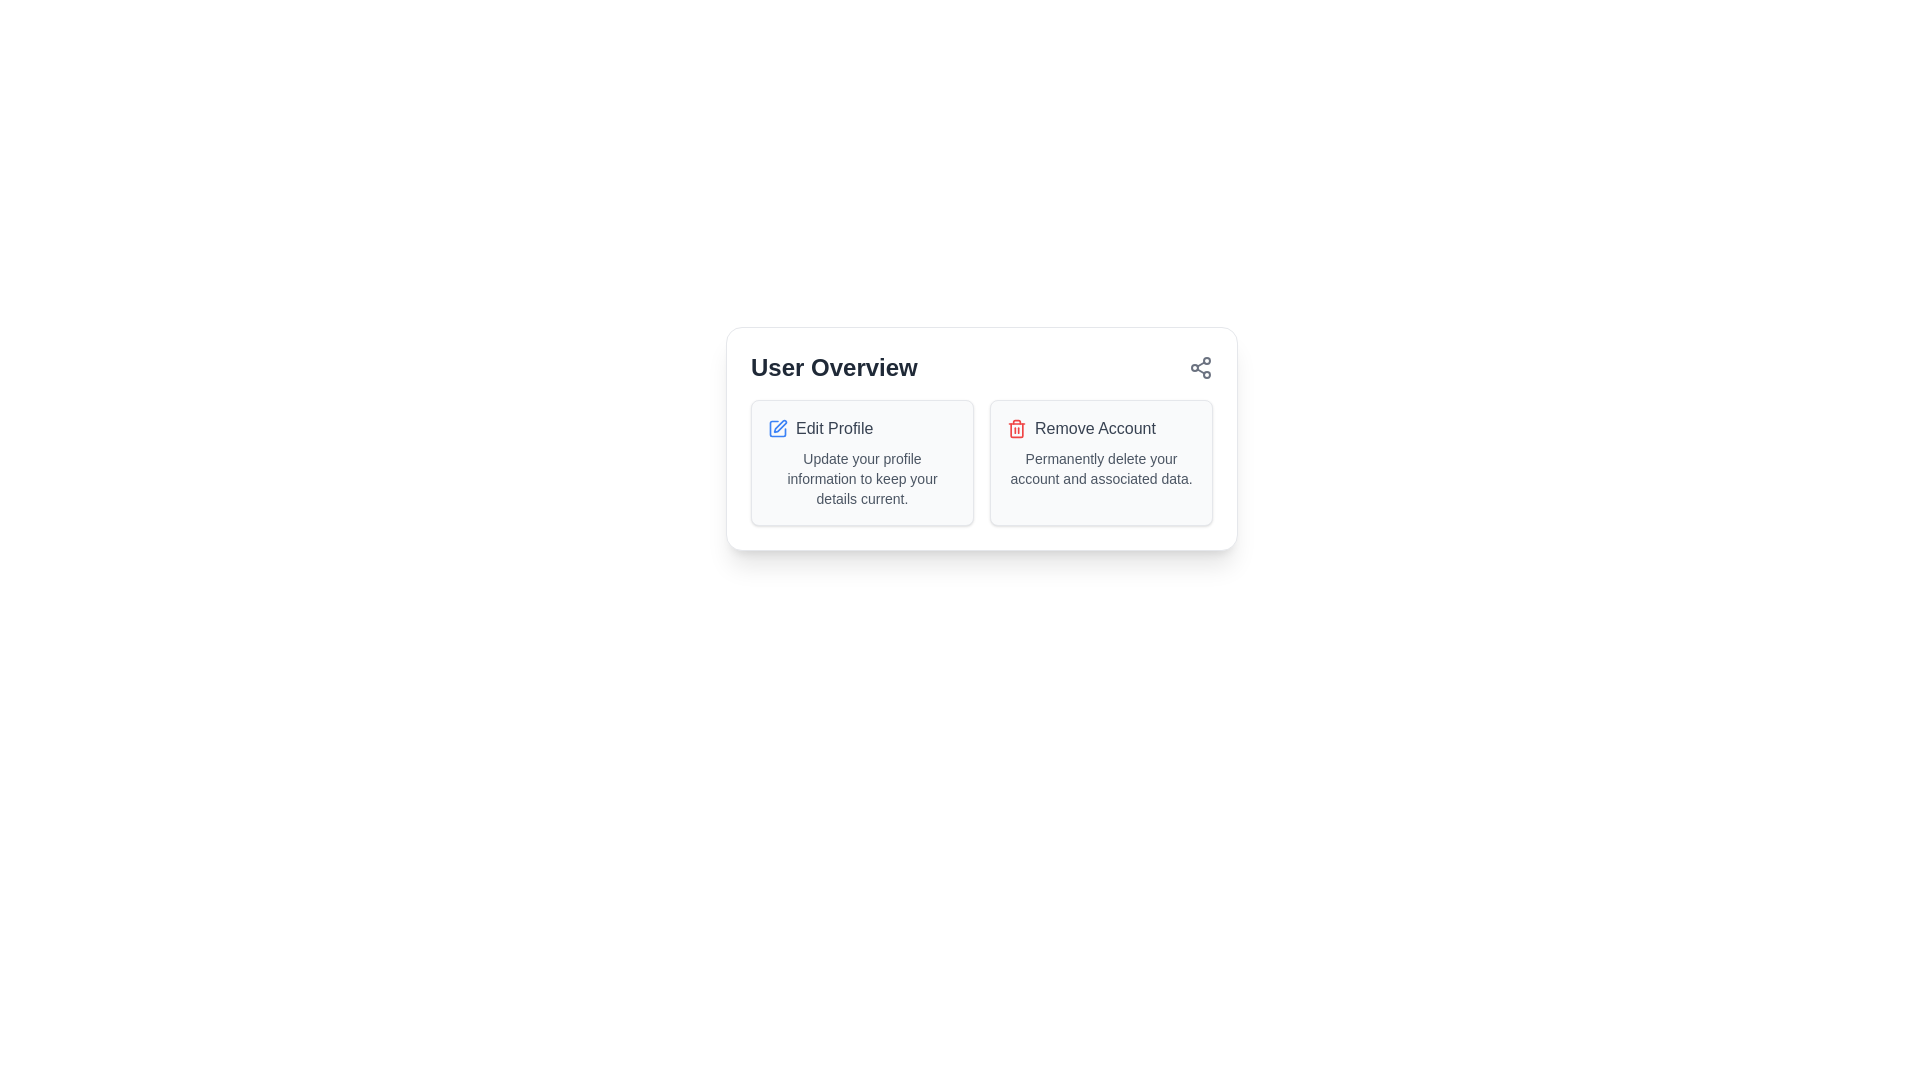 This screenshot has height=1080, width=1920. I want to click on the share button located at the top-right corner of the 'User Overview' section, so click(1200, 367).